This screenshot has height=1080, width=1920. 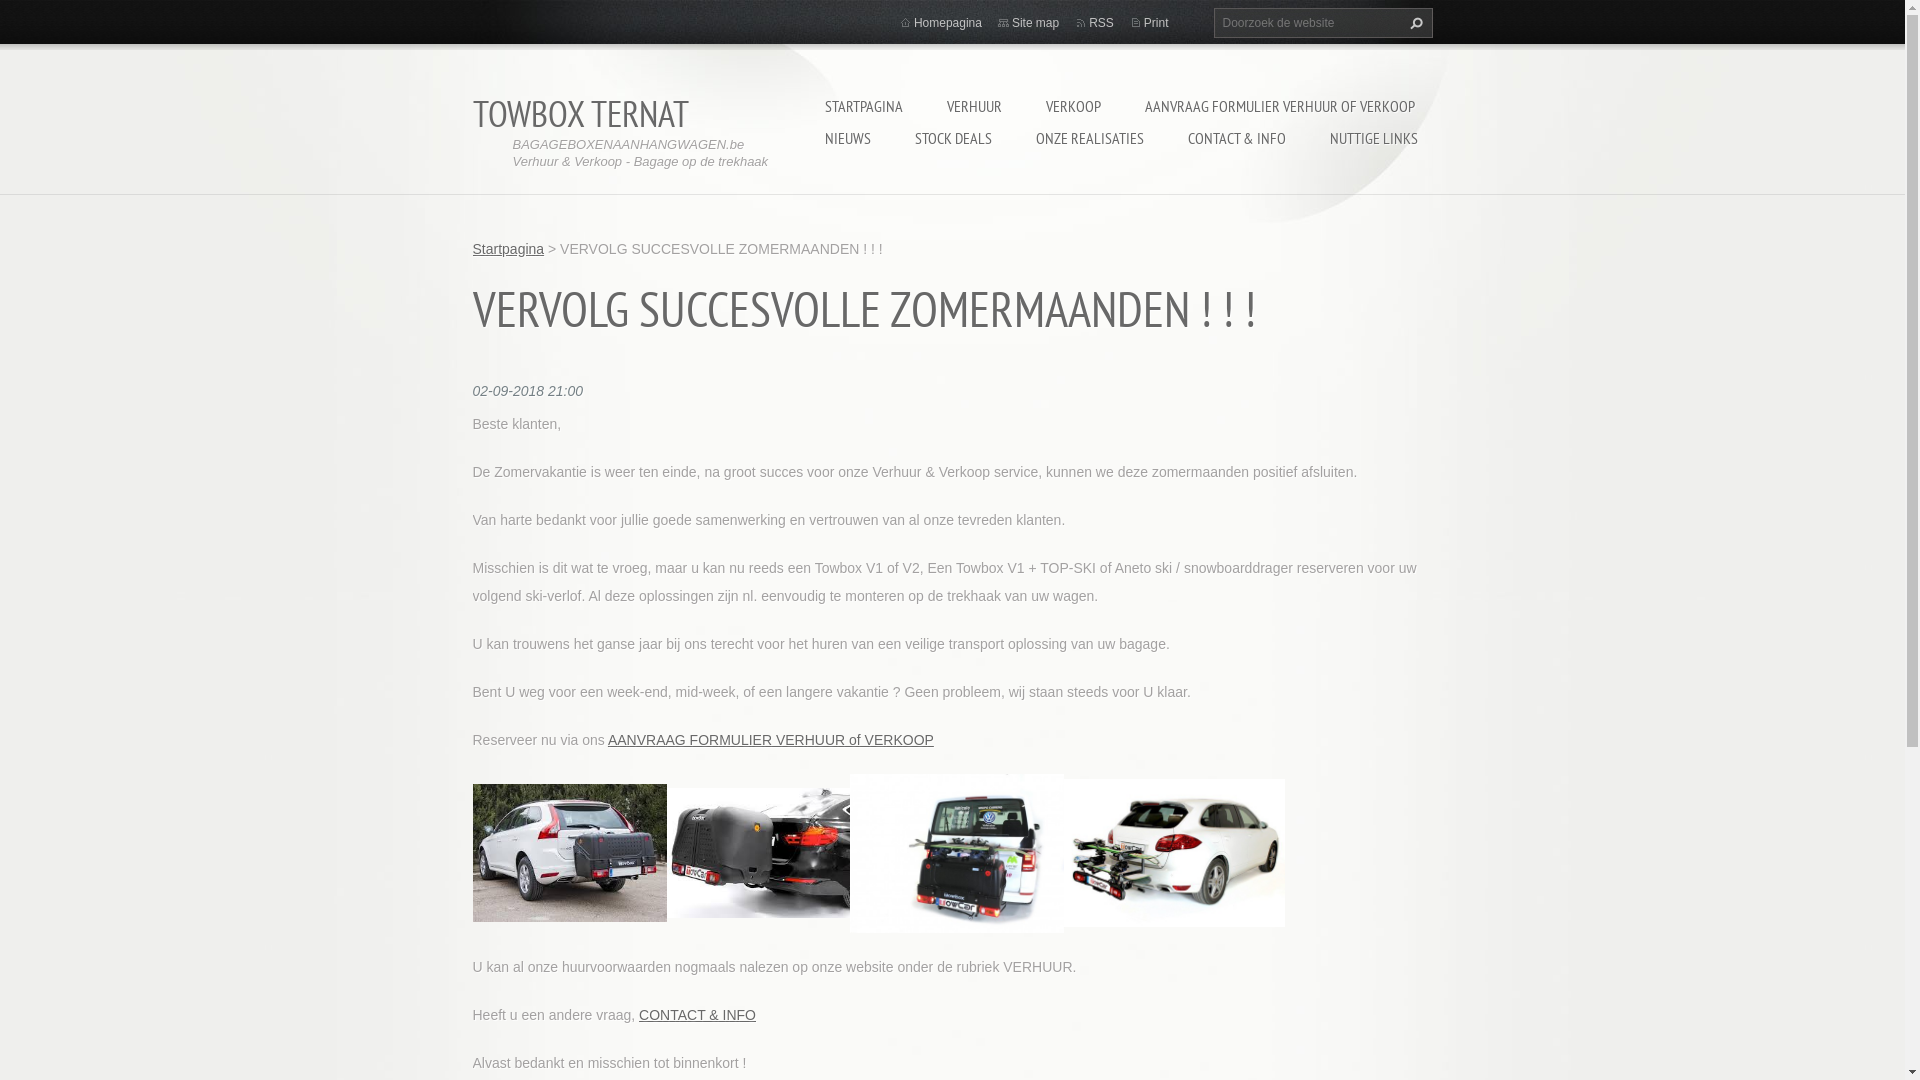 I want to click on 'Print', so click(x=1156, y=23).